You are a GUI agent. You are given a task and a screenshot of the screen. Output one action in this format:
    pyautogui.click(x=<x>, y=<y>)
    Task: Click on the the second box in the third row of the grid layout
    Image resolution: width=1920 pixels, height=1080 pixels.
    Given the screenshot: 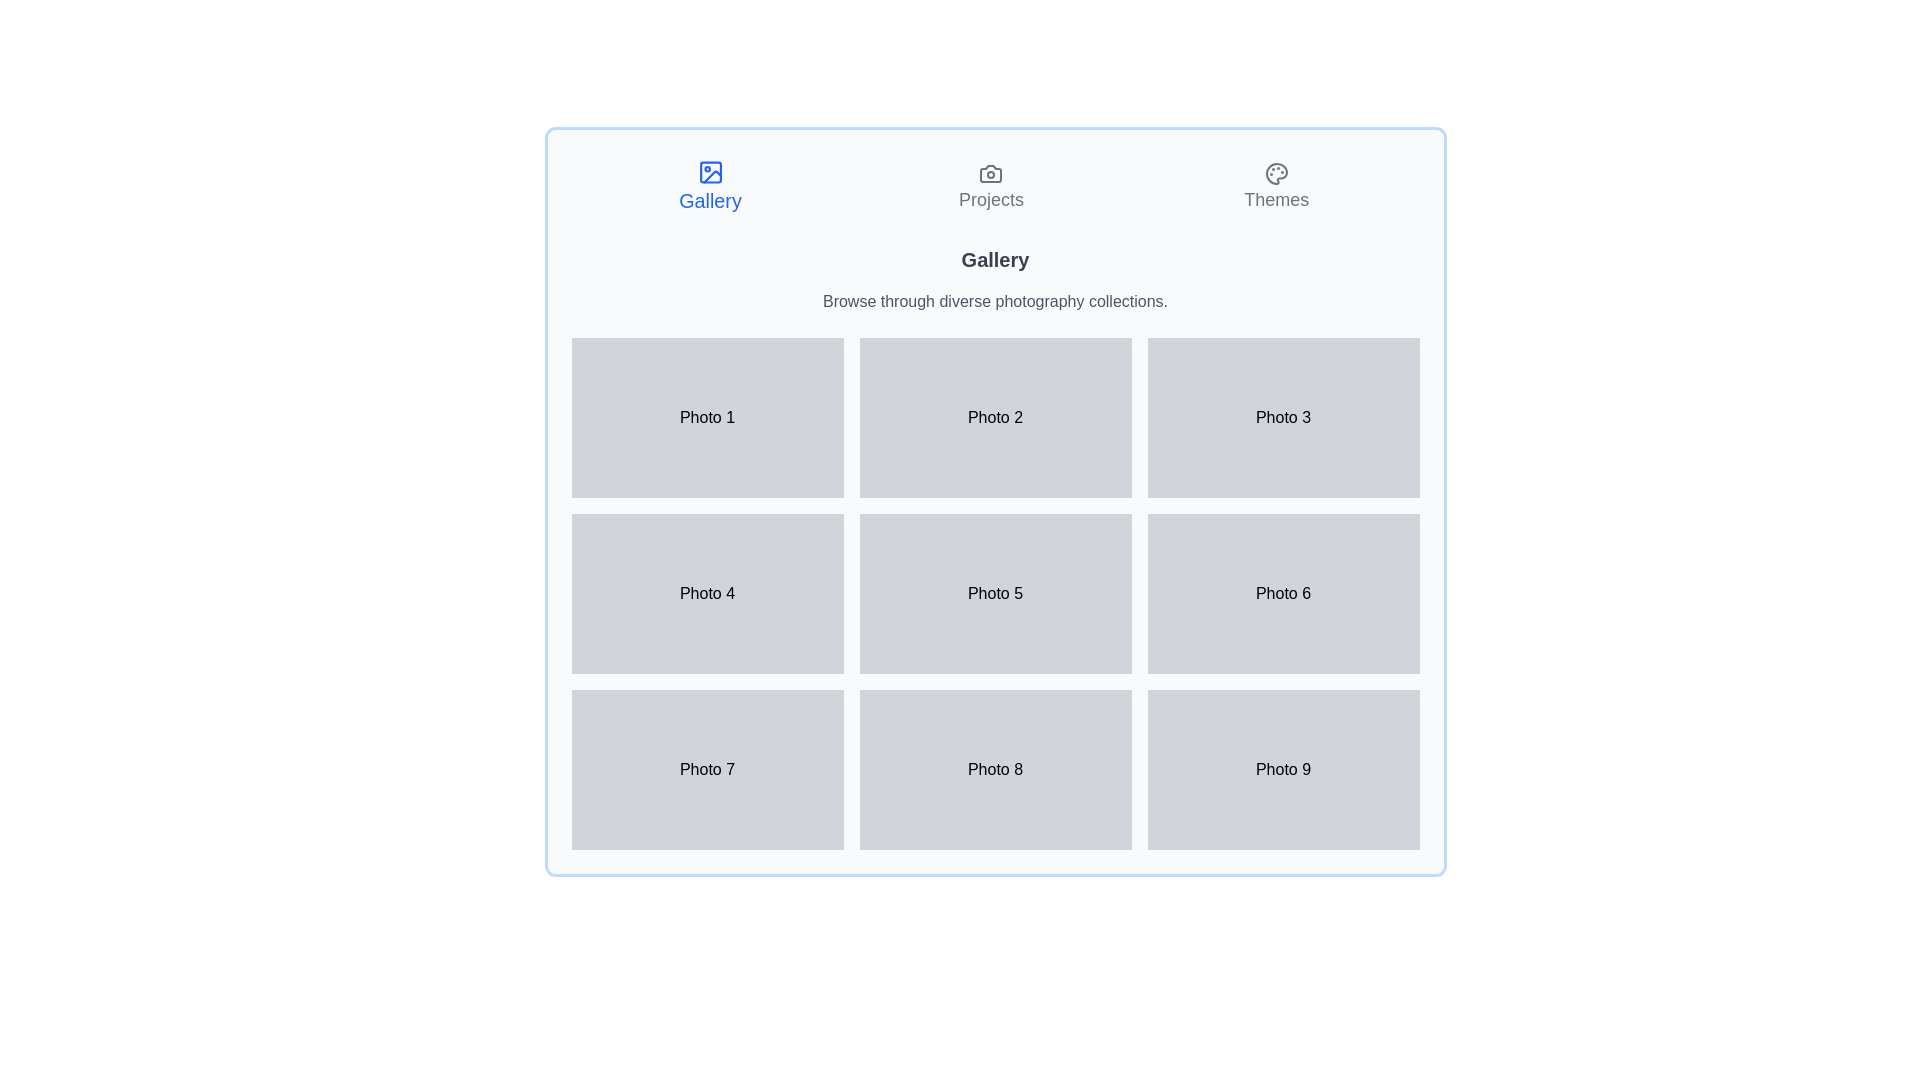 What is the action you would take?
    pyautogui.click(x=995, y=769)
    